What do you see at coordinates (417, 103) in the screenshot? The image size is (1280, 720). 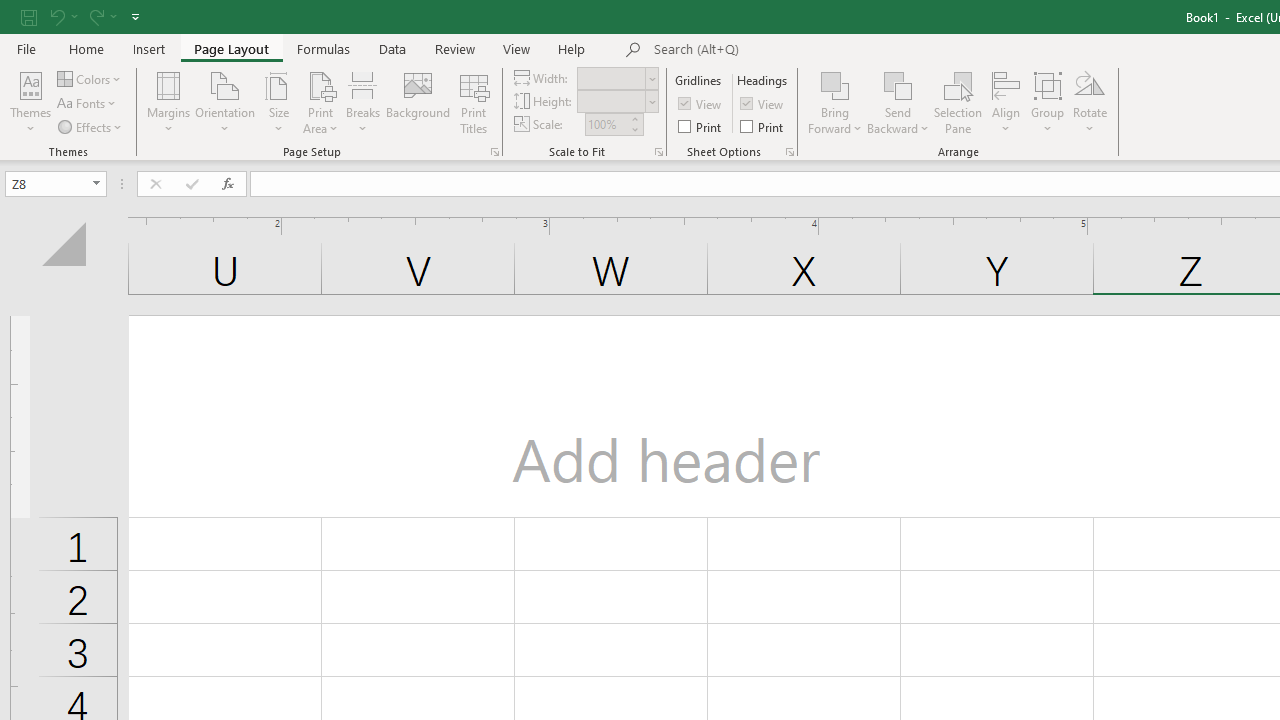 I see `'Background...'` at bounding box center [417, 103].